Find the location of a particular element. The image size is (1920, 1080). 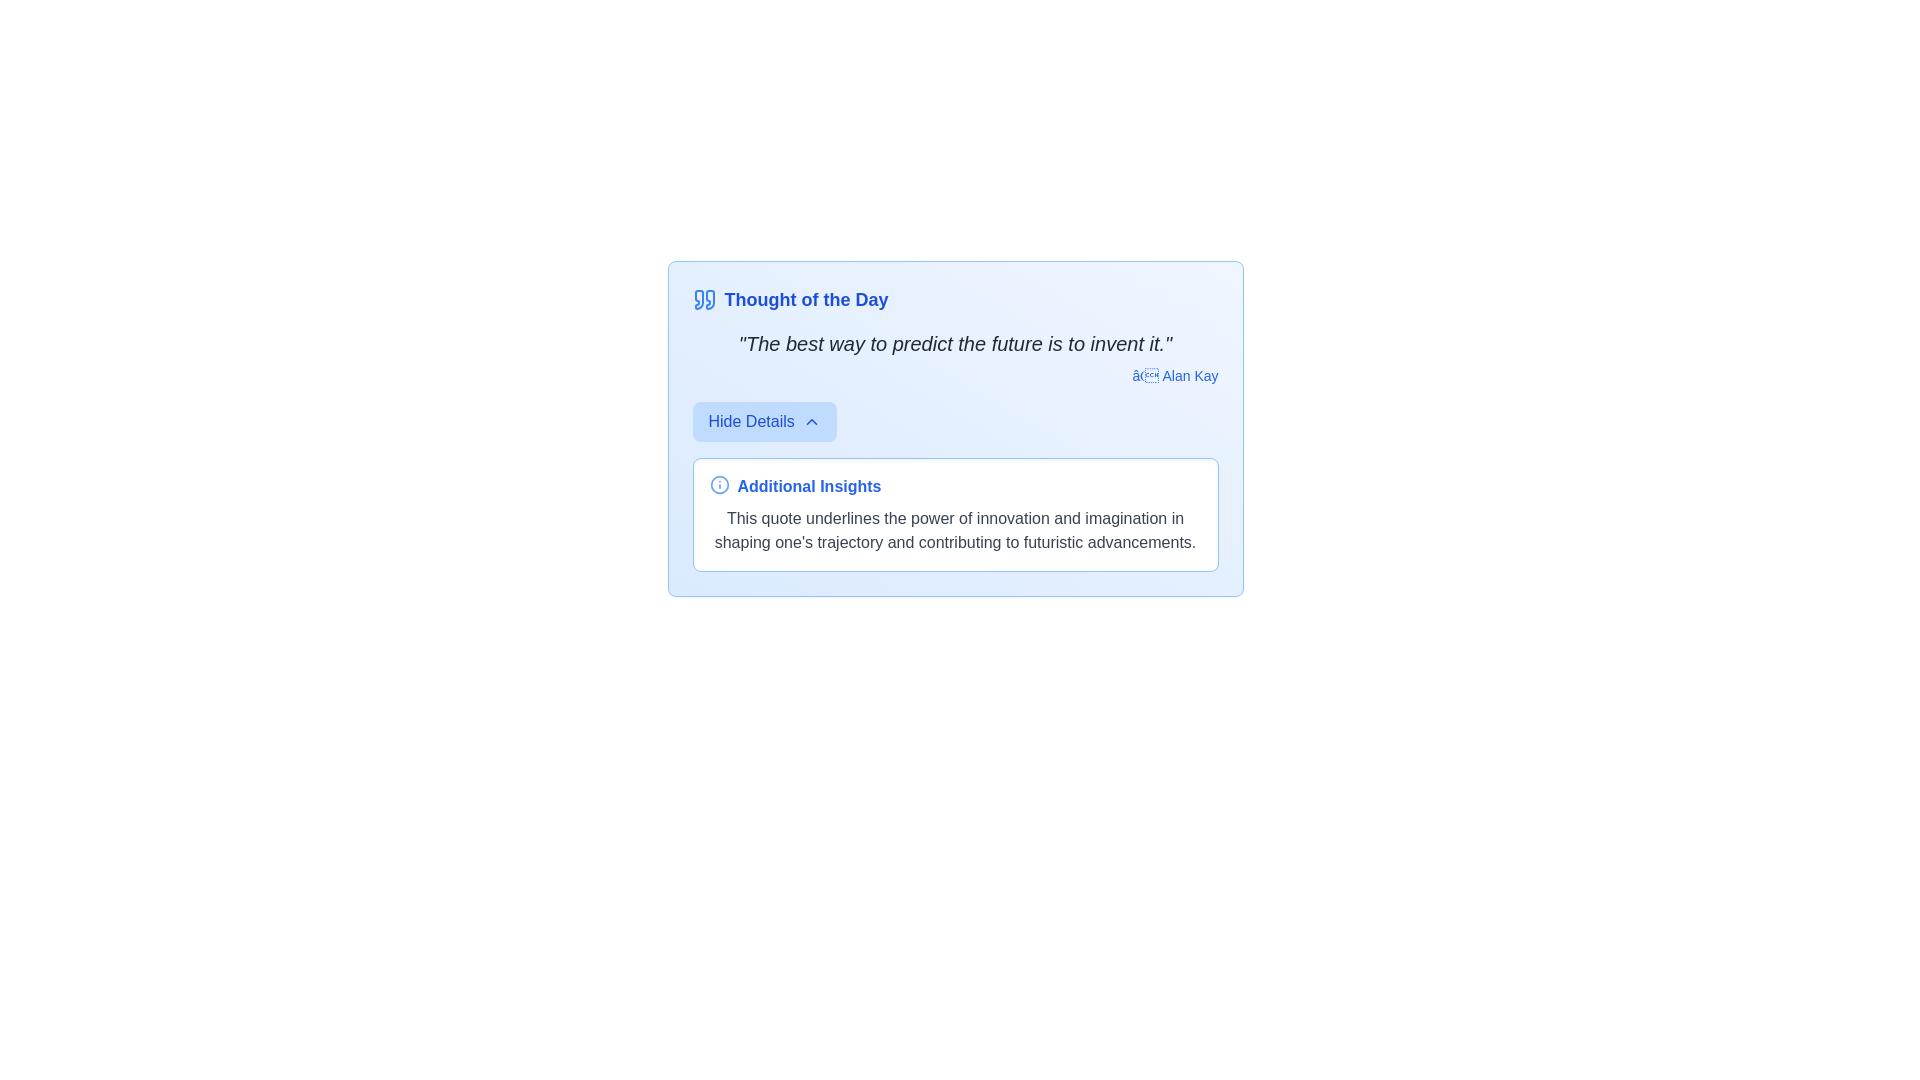

the blue quotation mark icon located to the left of the 'Thought of the Day' text is located at coordinates (704, 300).